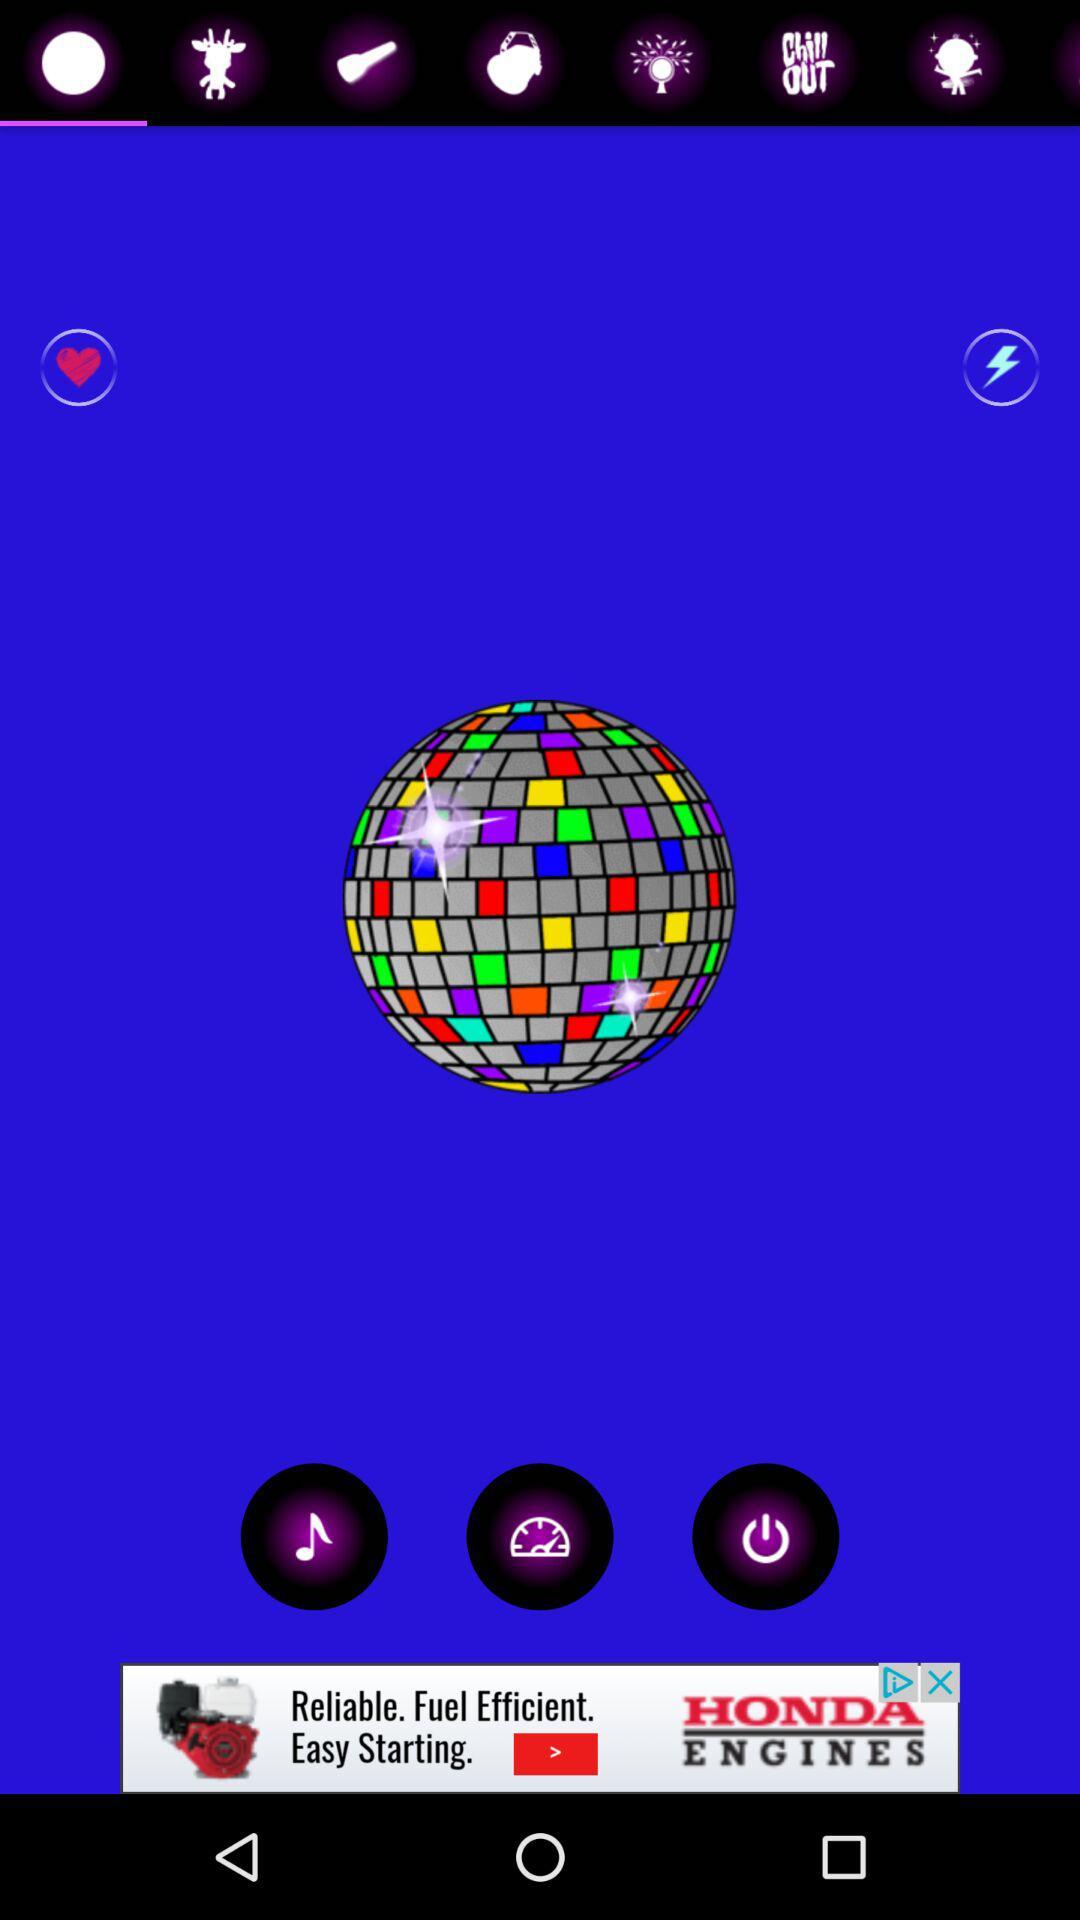  What do you see at coordinates (77, 367) in the screenshot?
I see `like button` at bounding box center [77, 367].